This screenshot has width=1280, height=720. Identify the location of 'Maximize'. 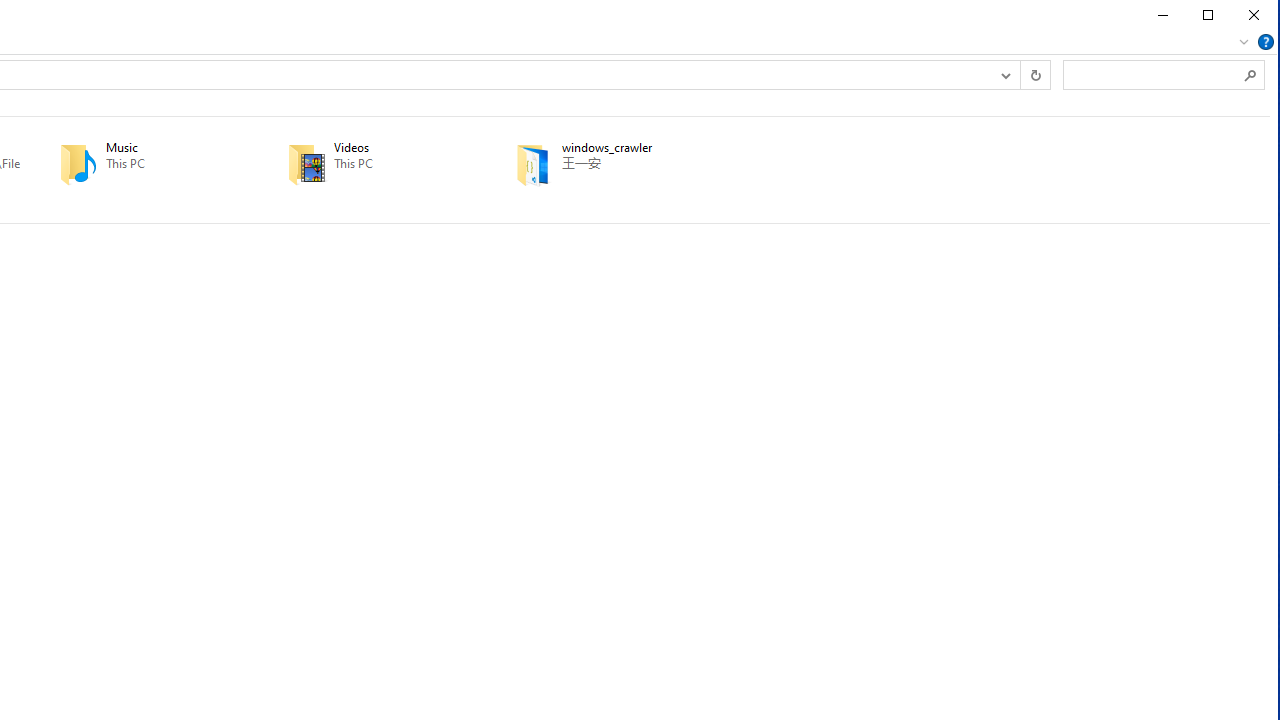
(1207, 15).